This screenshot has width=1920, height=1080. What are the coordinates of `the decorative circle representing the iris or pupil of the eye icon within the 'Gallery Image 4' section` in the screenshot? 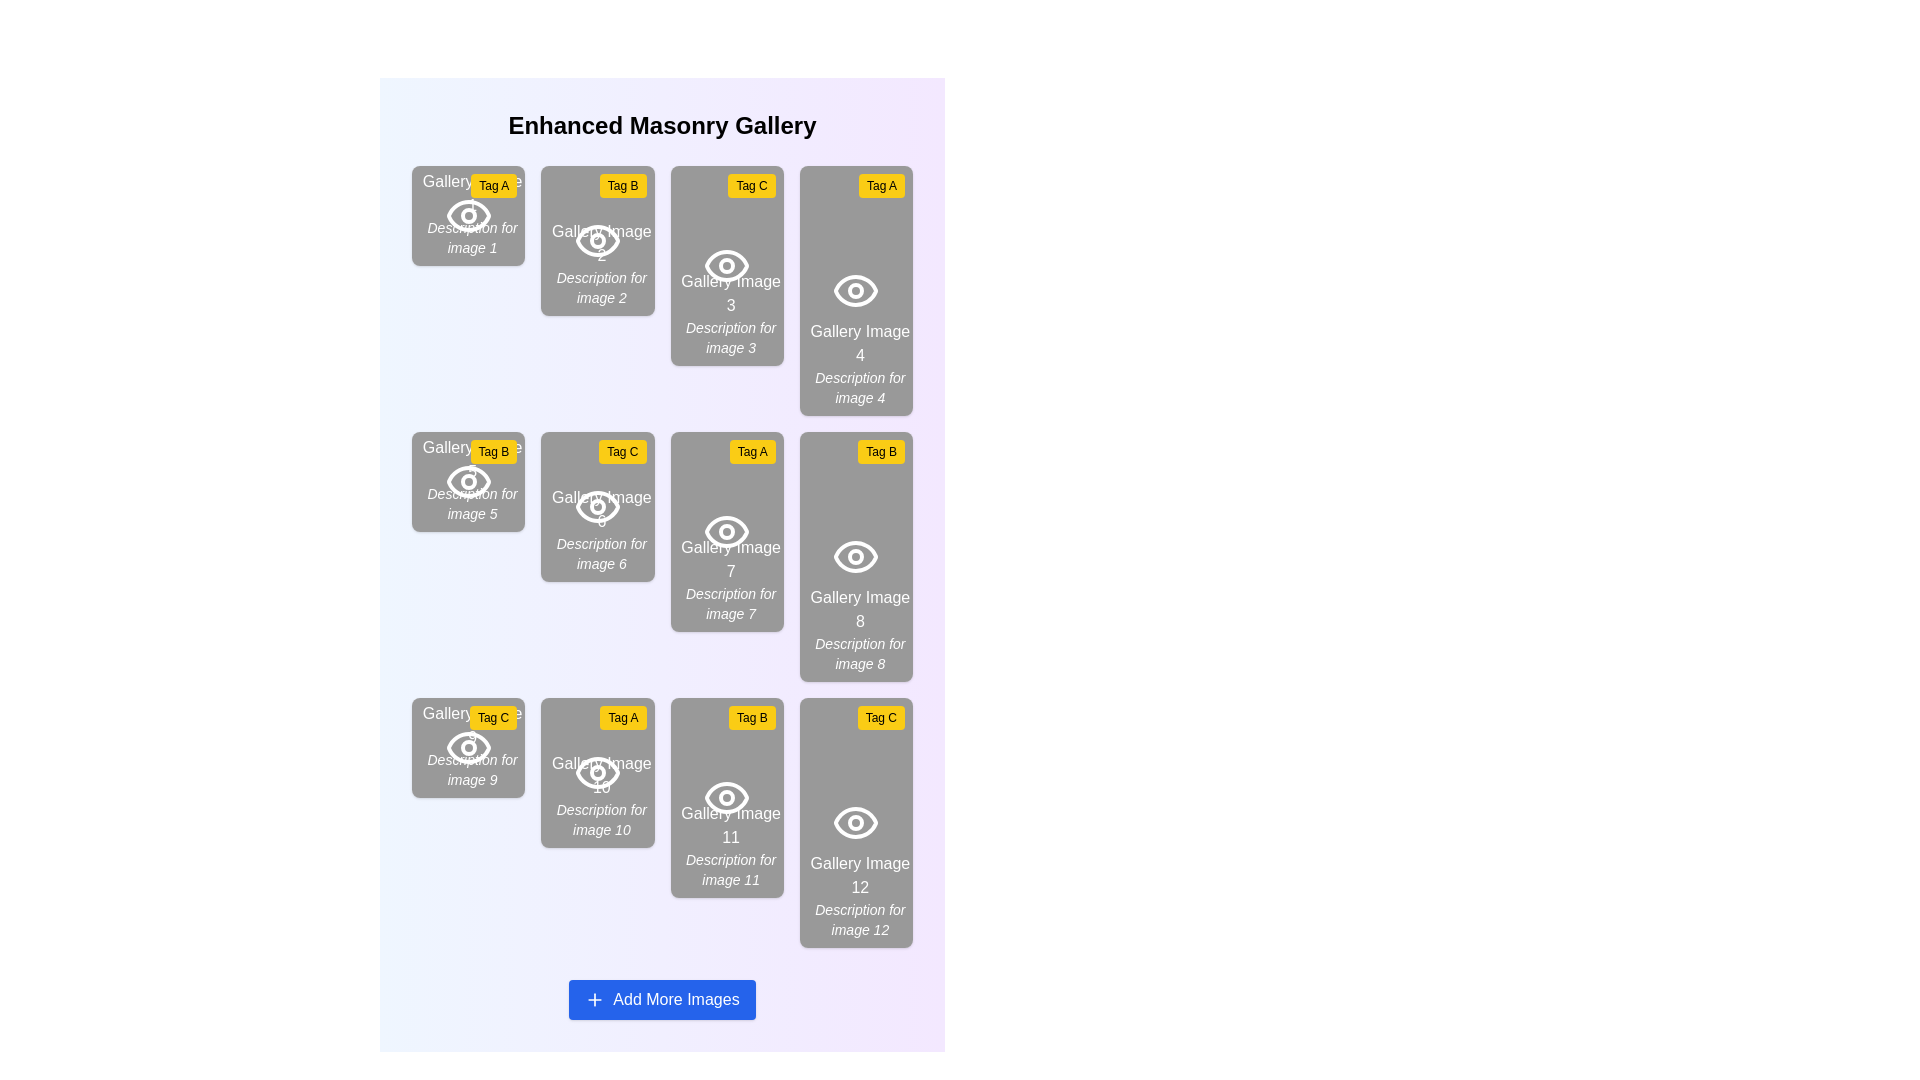 It's located at (856, 290).